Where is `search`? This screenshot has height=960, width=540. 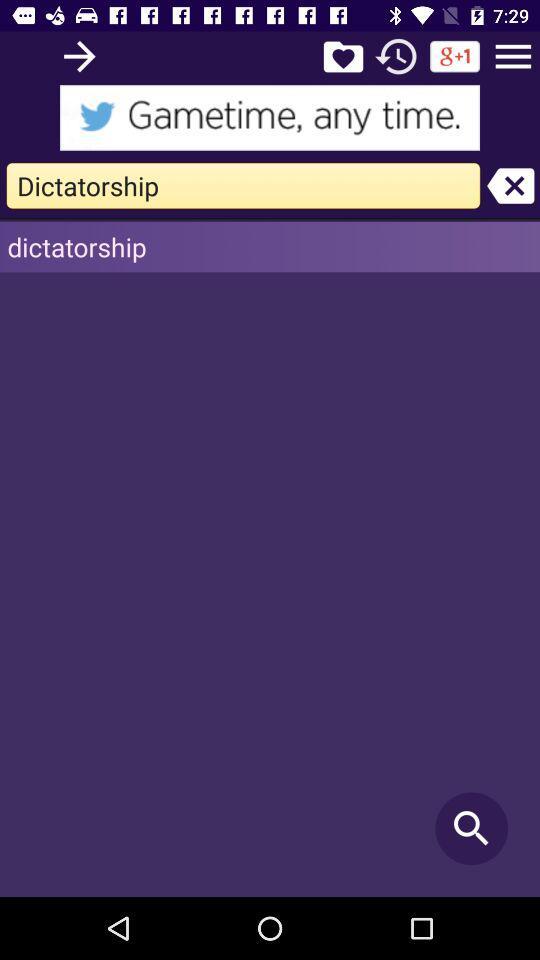 search is located at coordinates (78, 55).